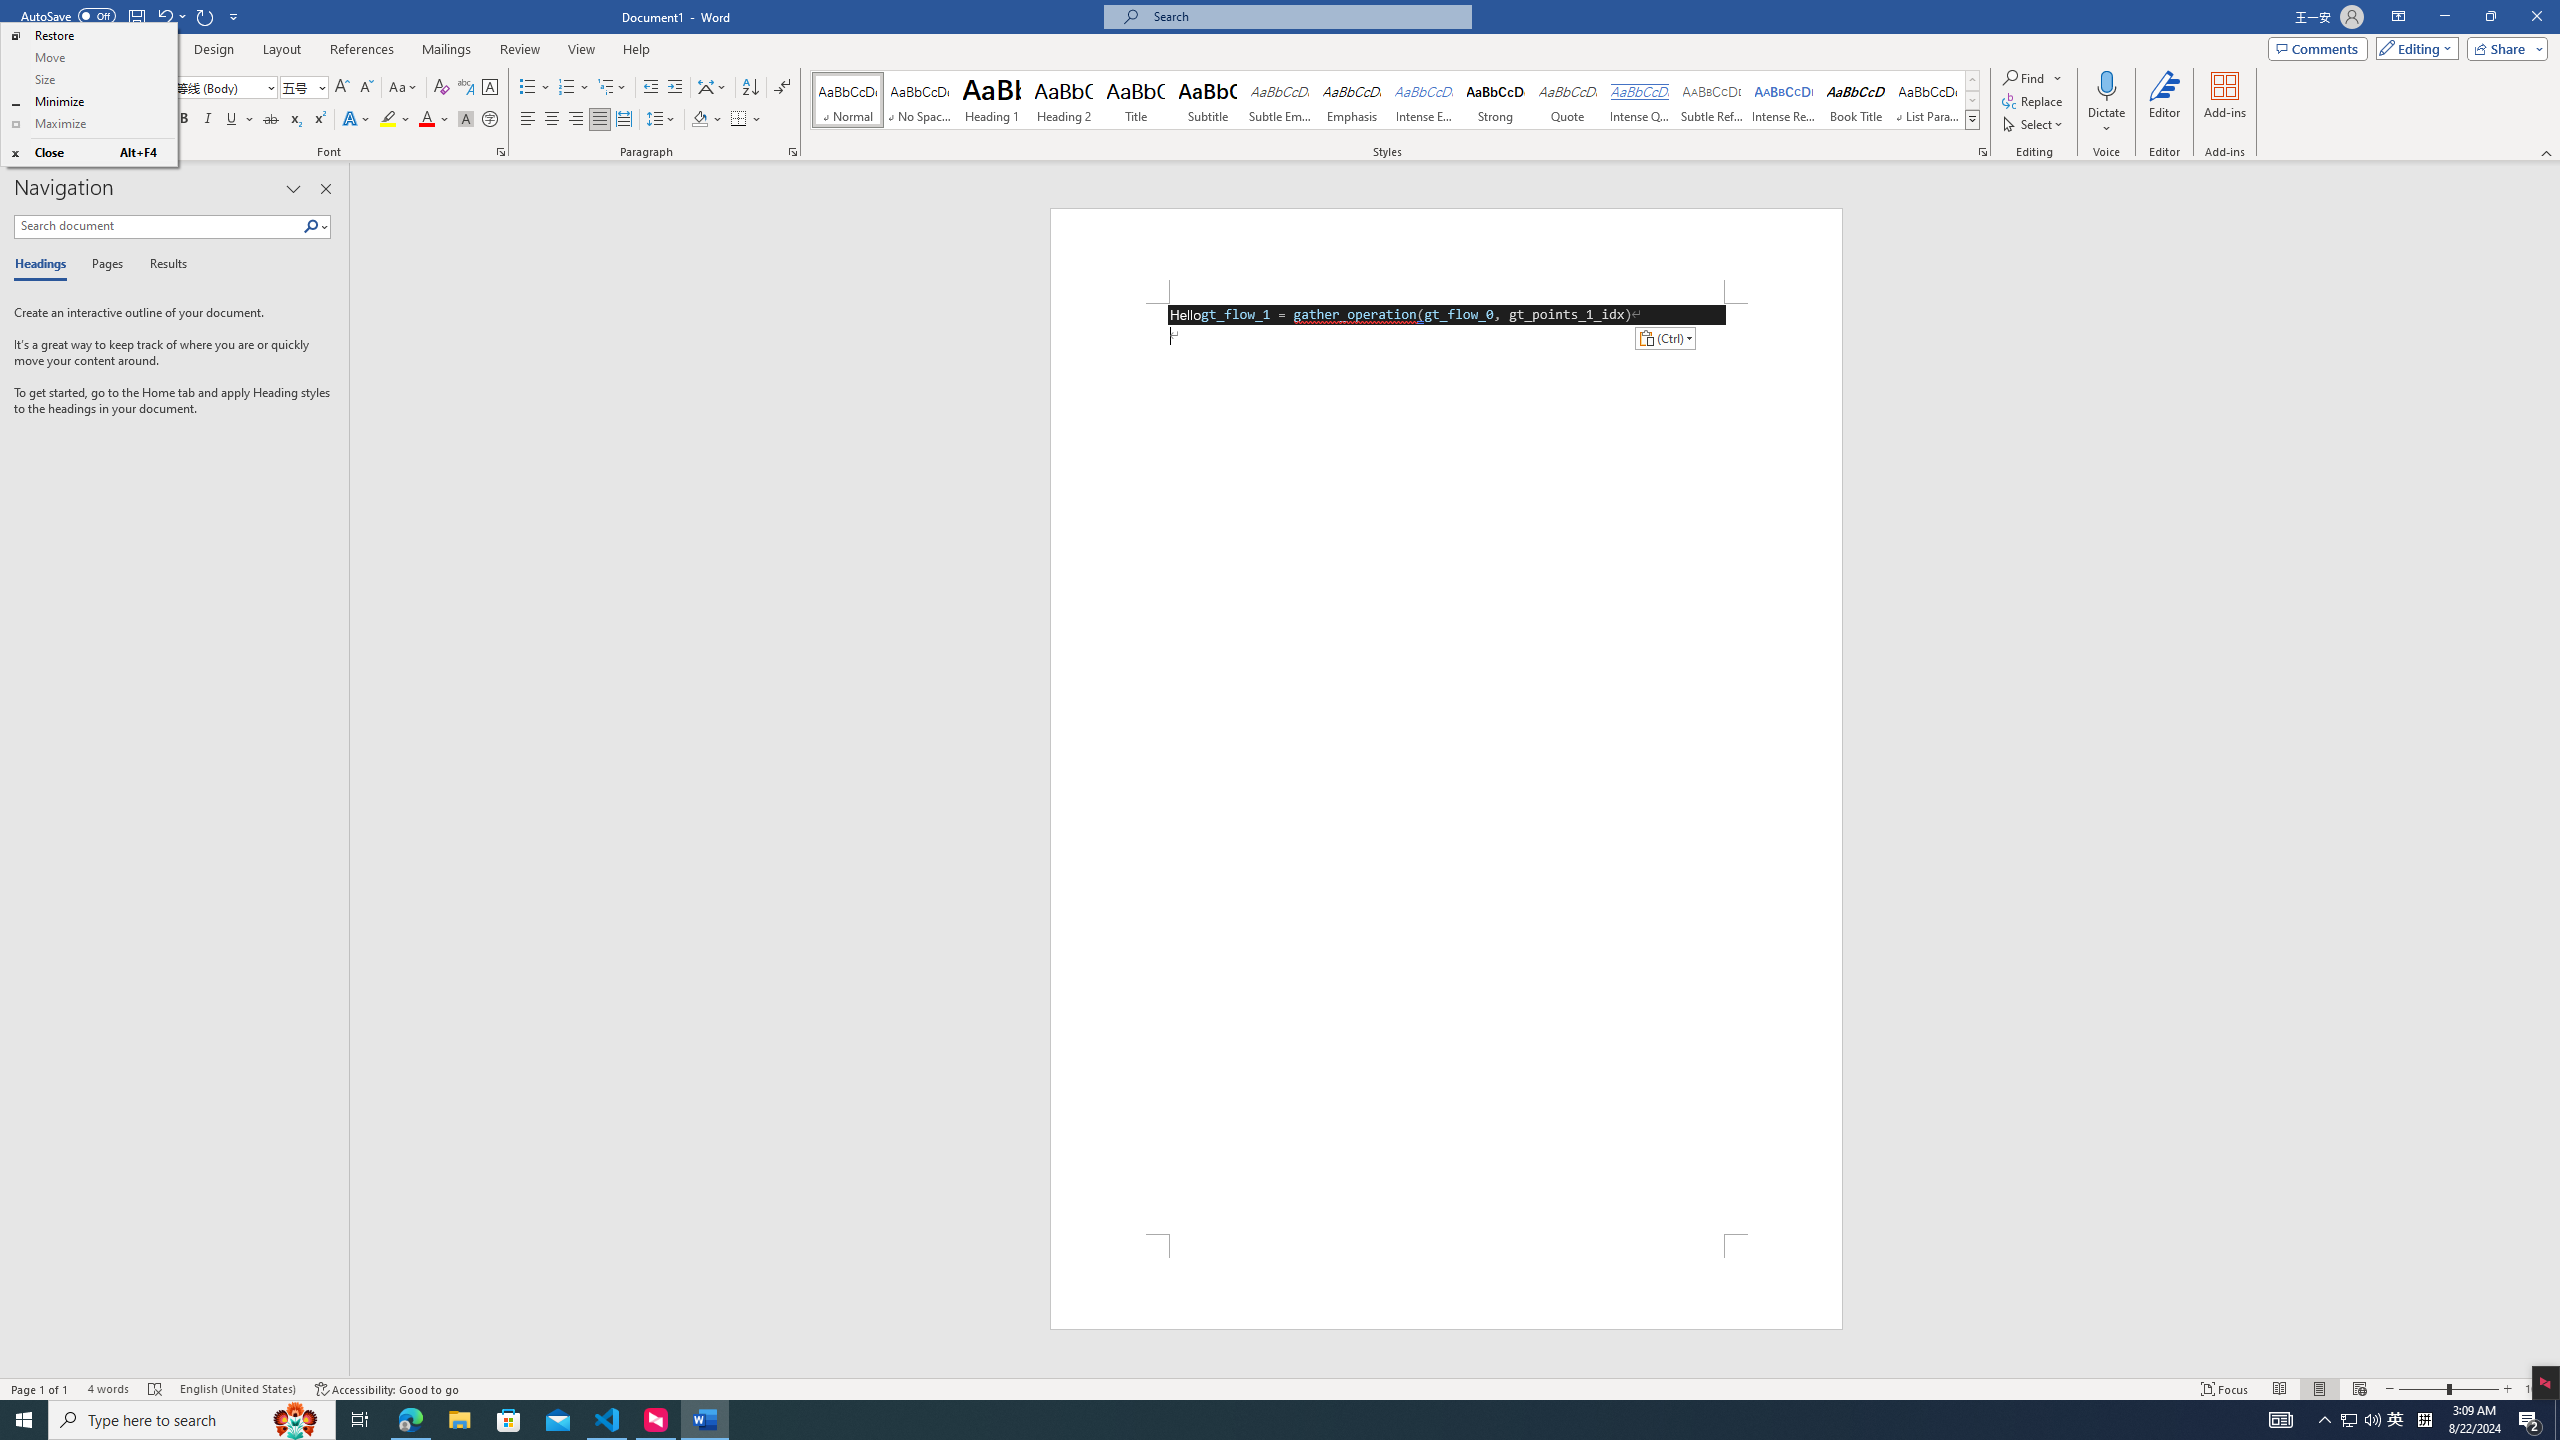 Image resolution: width=2560 pixels, height=1440 pixels. What do you see at coordinates (1568, 99) in the screenshot?
I see `'Quote'` at bounding box center [1568, 99].